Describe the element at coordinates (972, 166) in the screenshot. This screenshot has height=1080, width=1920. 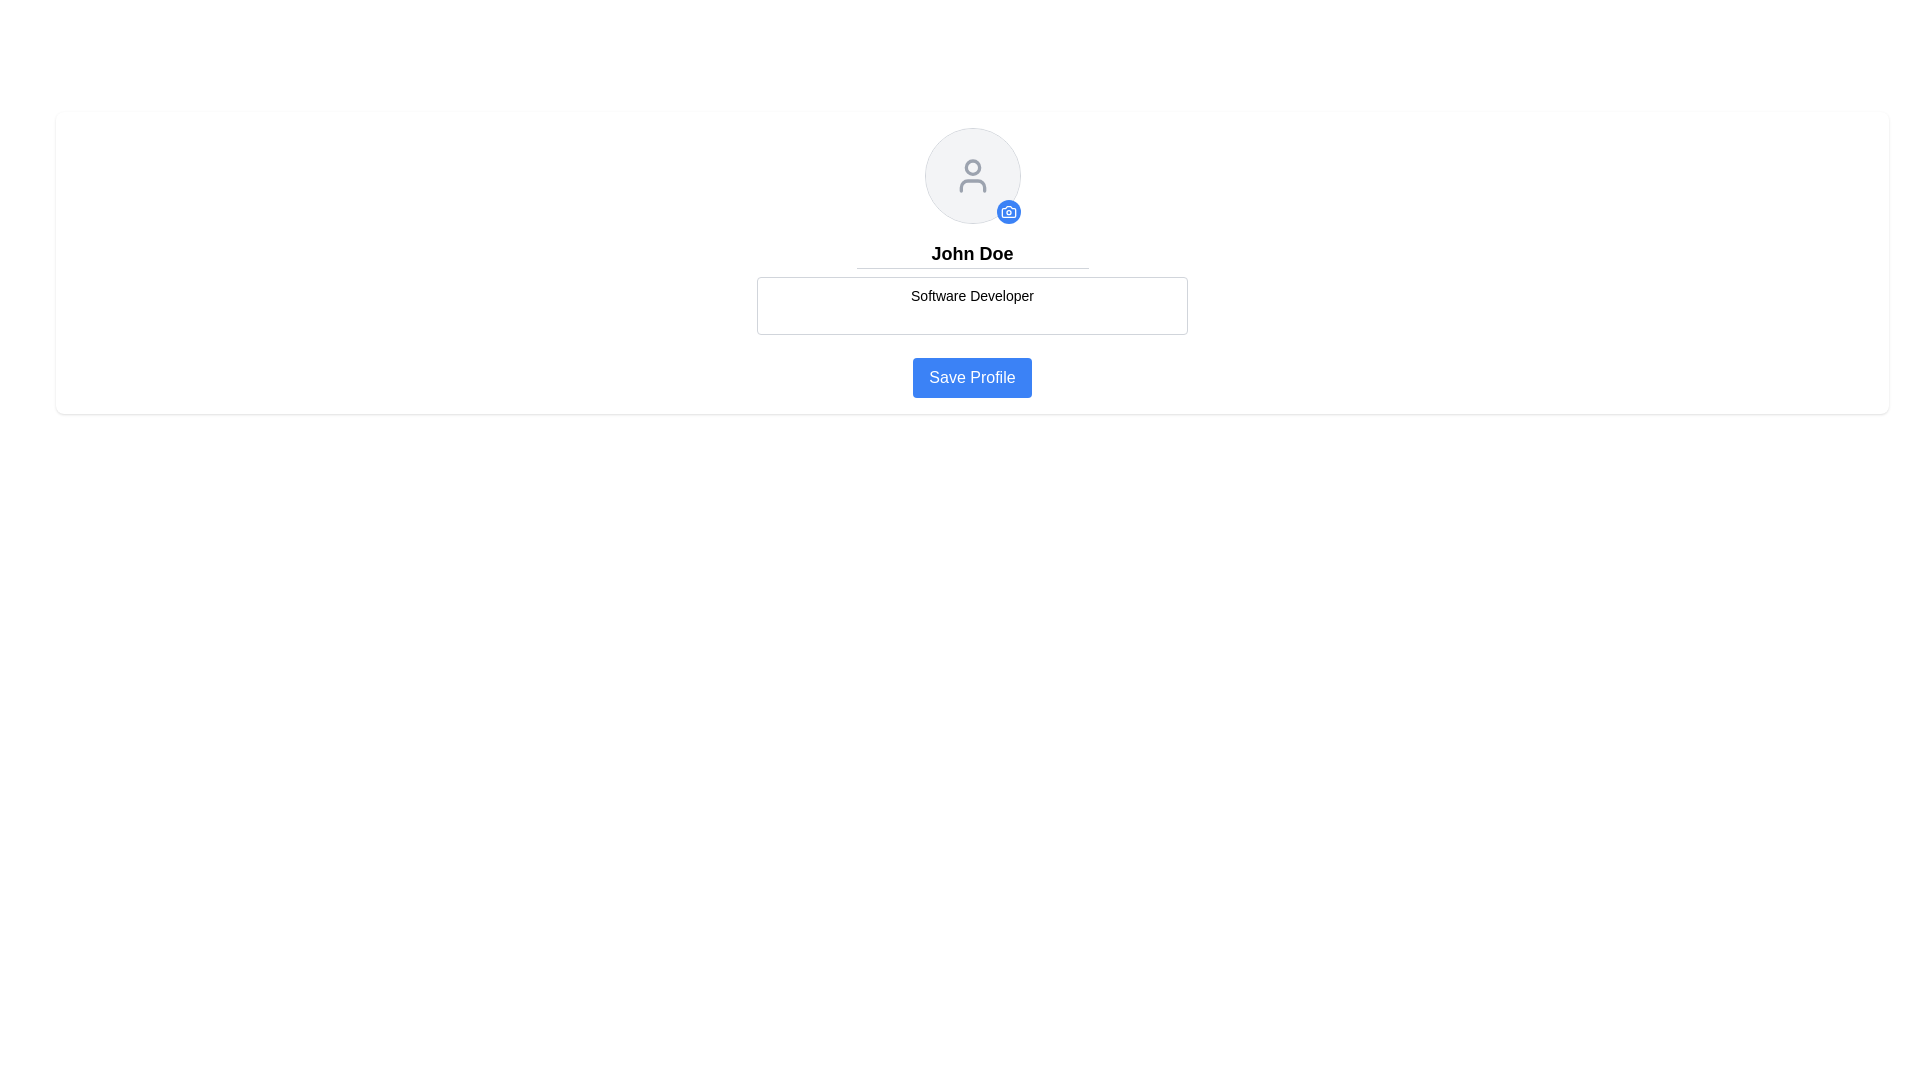
I see `the upper circular part of the user profile icon representing 'John Doe'` at that location.